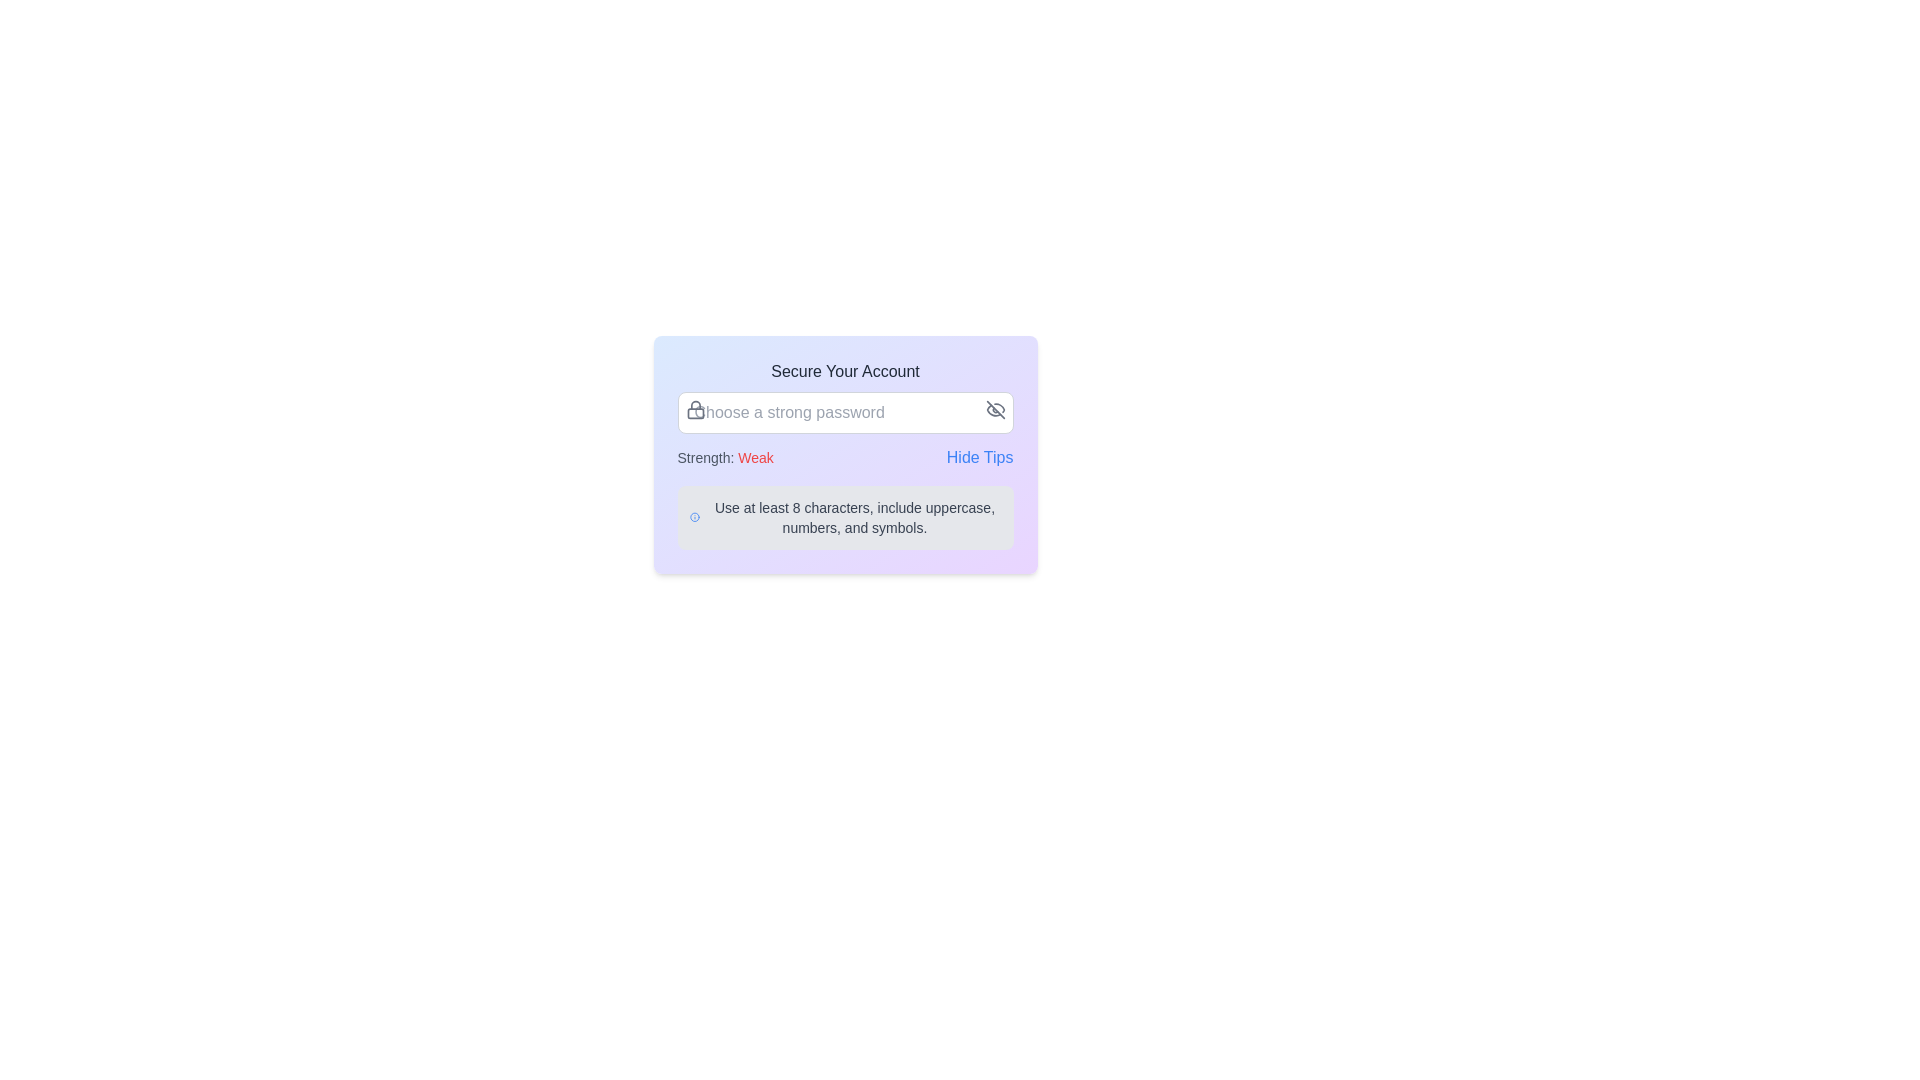 The height and width of the screenshot is (1080, 1920). Describe the element at coordinates (695, 408) in the screenshot. I see `the security indicator icon located in the upper-left corner of the password input field, which symbolizes security or password-related functionality` at that location.